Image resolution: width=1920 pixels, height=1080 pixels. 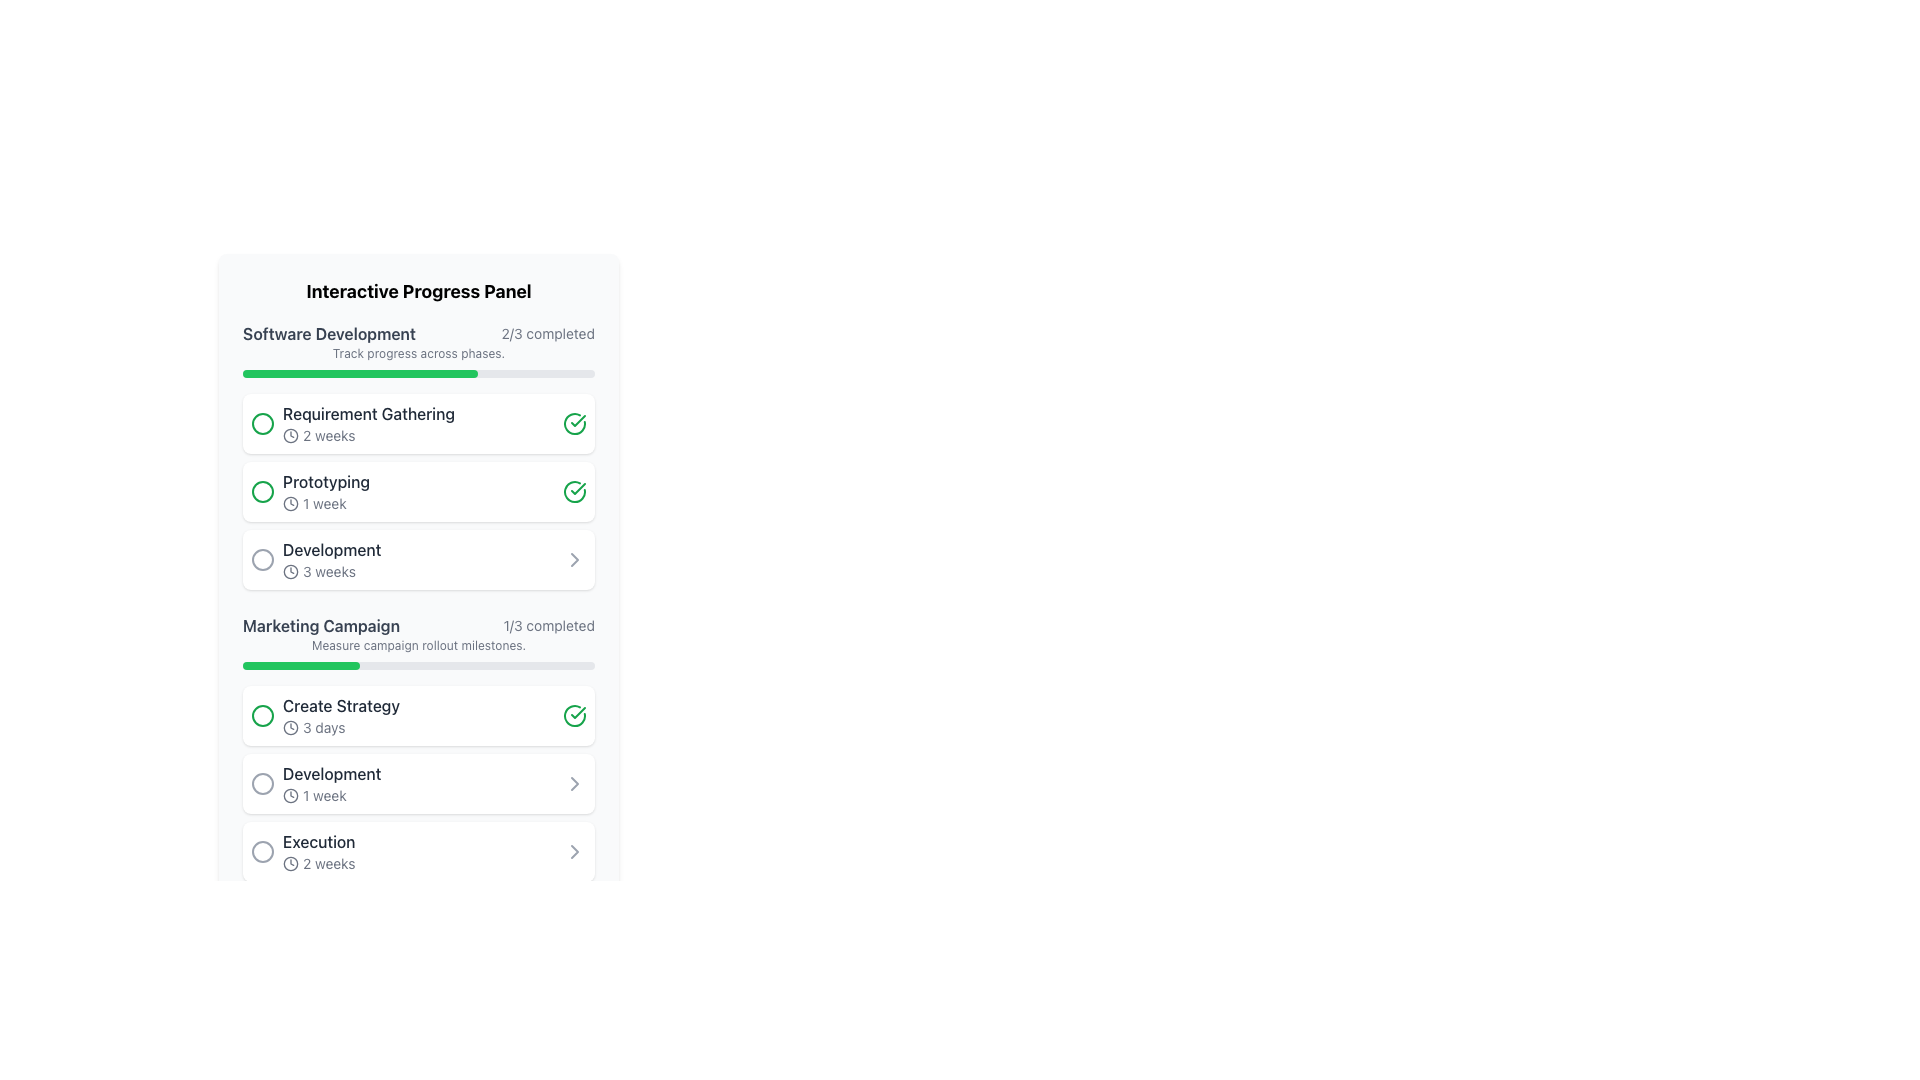 What do you see at coordinates (332, 773) in the screenshot?
I see `the text label that describes the task or milestone labeled 'Development' in the 'Marketing Campaign' section, specifically located between 'Create Strategy' and 'Execution'` at bounding box center [332, 773].